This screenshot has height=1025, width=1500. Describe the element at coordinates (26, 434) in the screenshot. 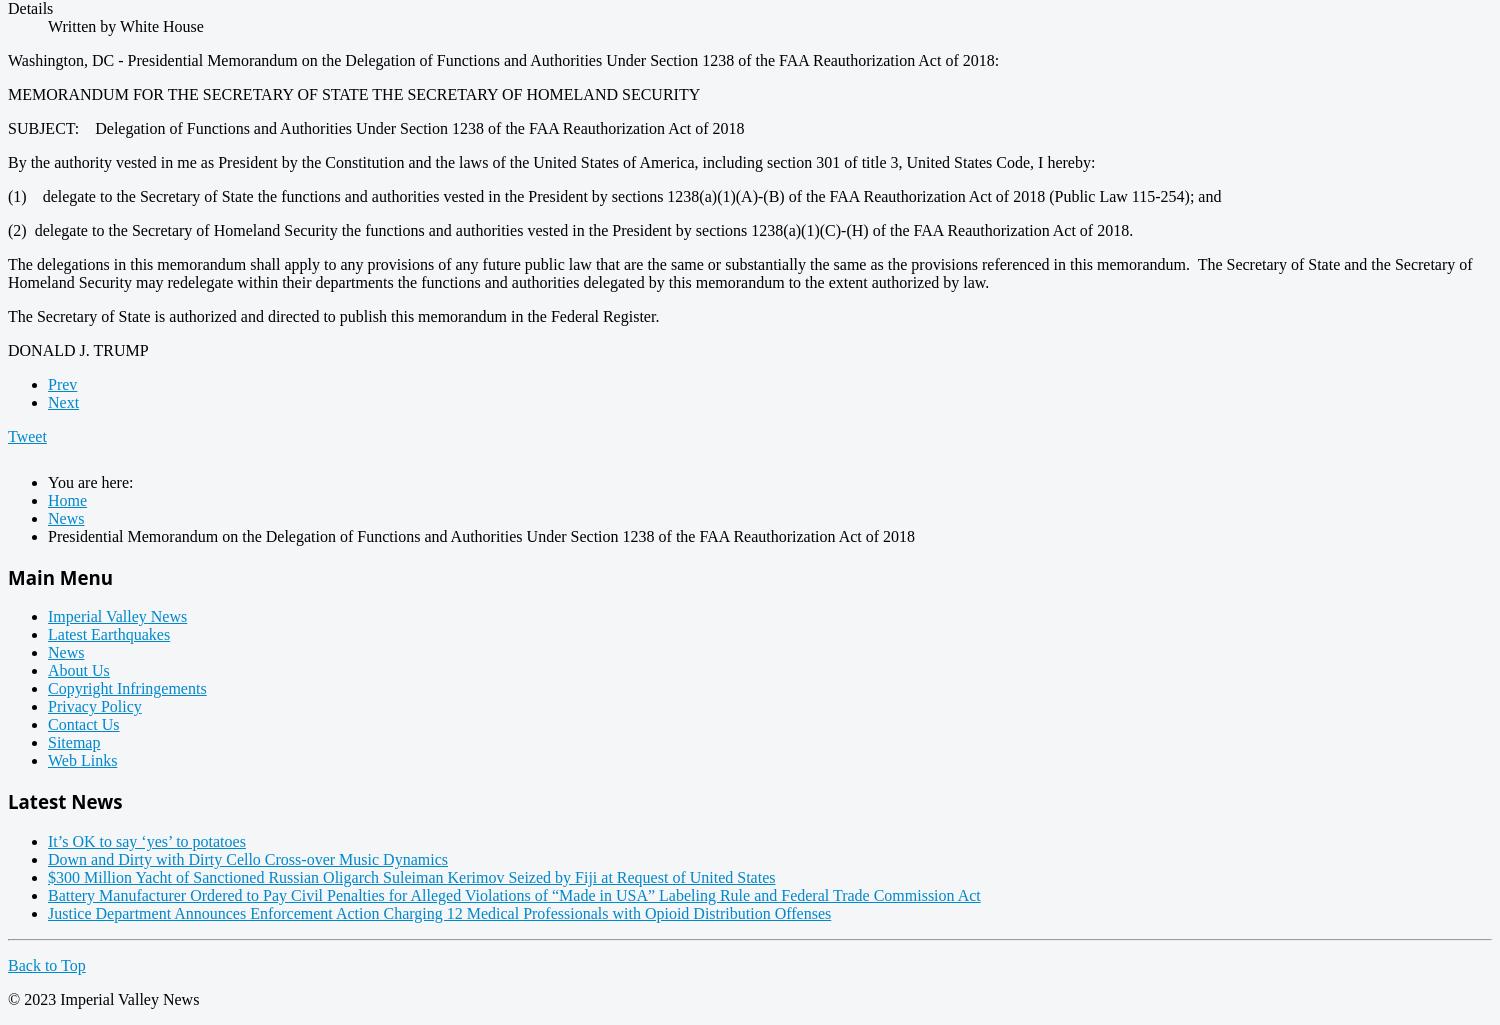

I see `'Tweet'` at that location.